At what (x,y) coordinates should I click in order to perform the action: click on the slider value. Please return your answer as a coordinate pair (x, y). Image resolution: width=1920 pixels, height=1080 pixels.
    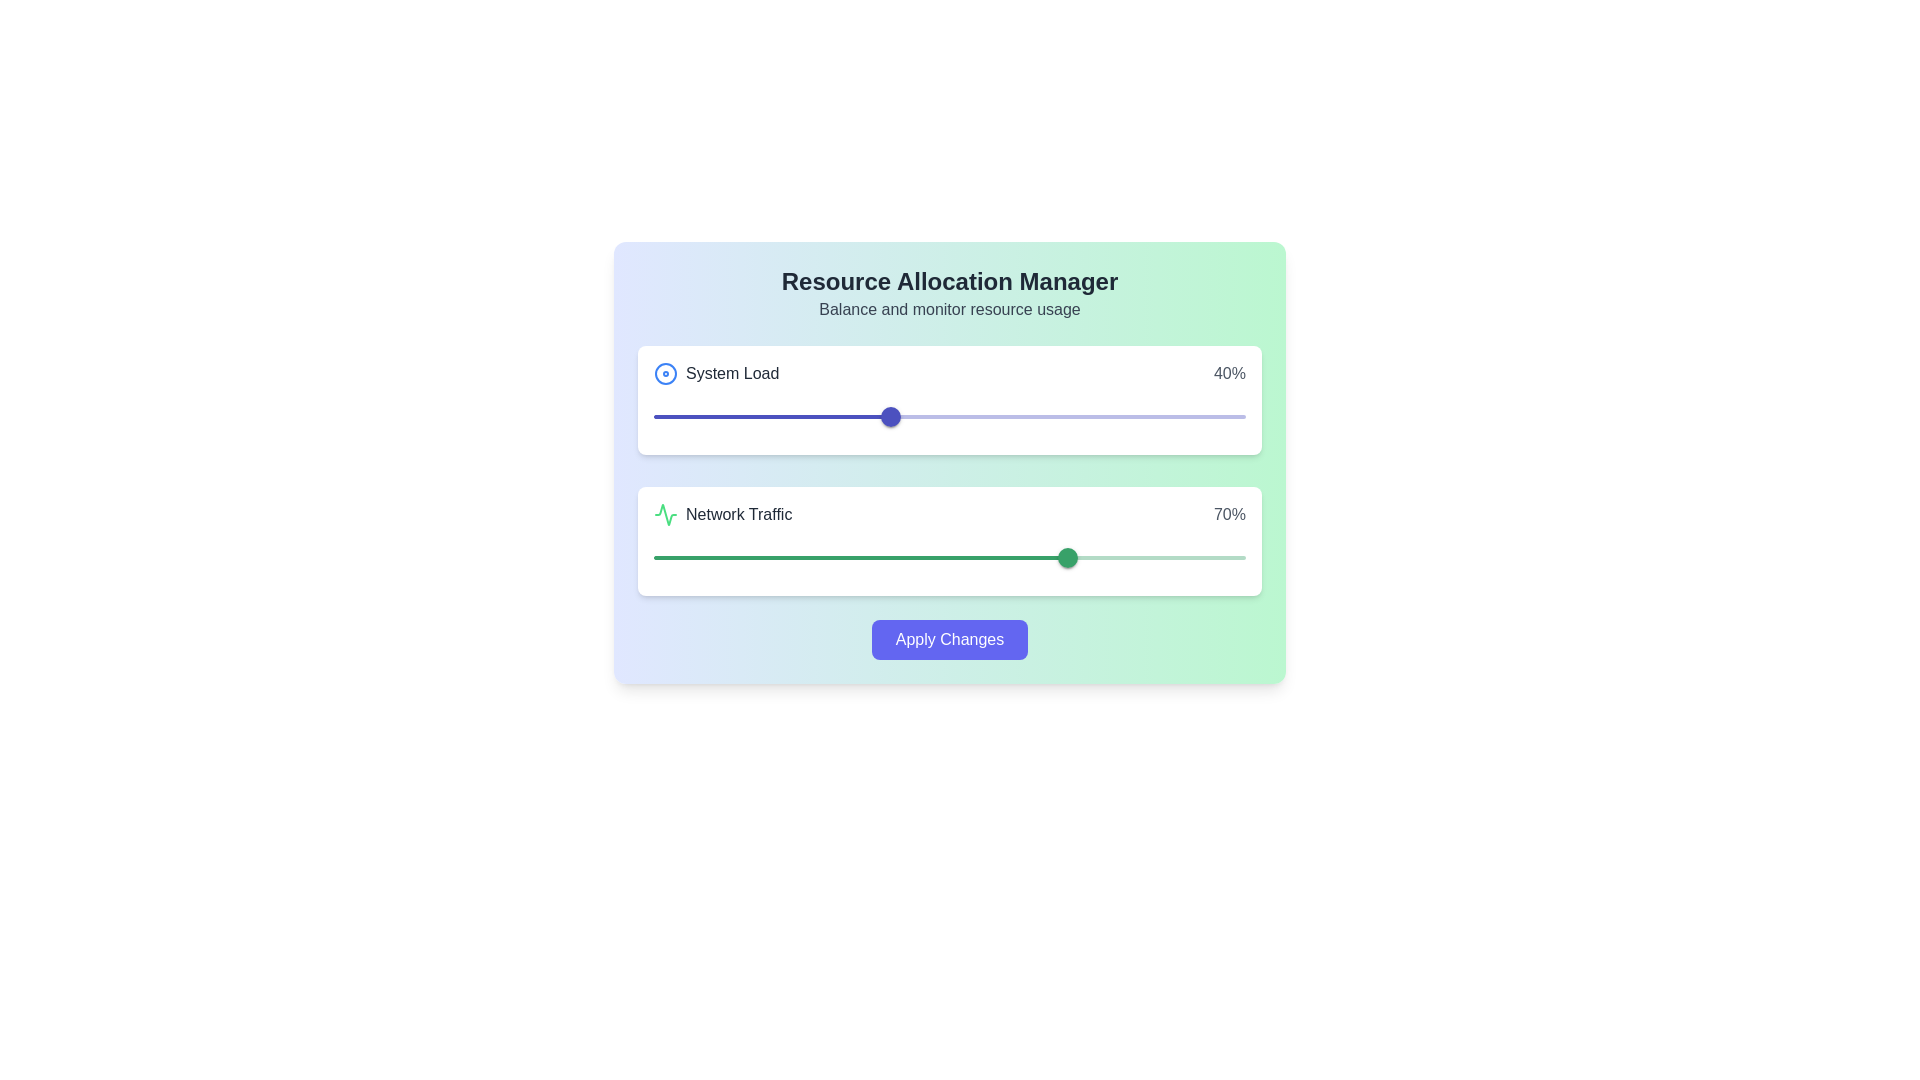
    Looking at the image, I should click on (1192, 558).